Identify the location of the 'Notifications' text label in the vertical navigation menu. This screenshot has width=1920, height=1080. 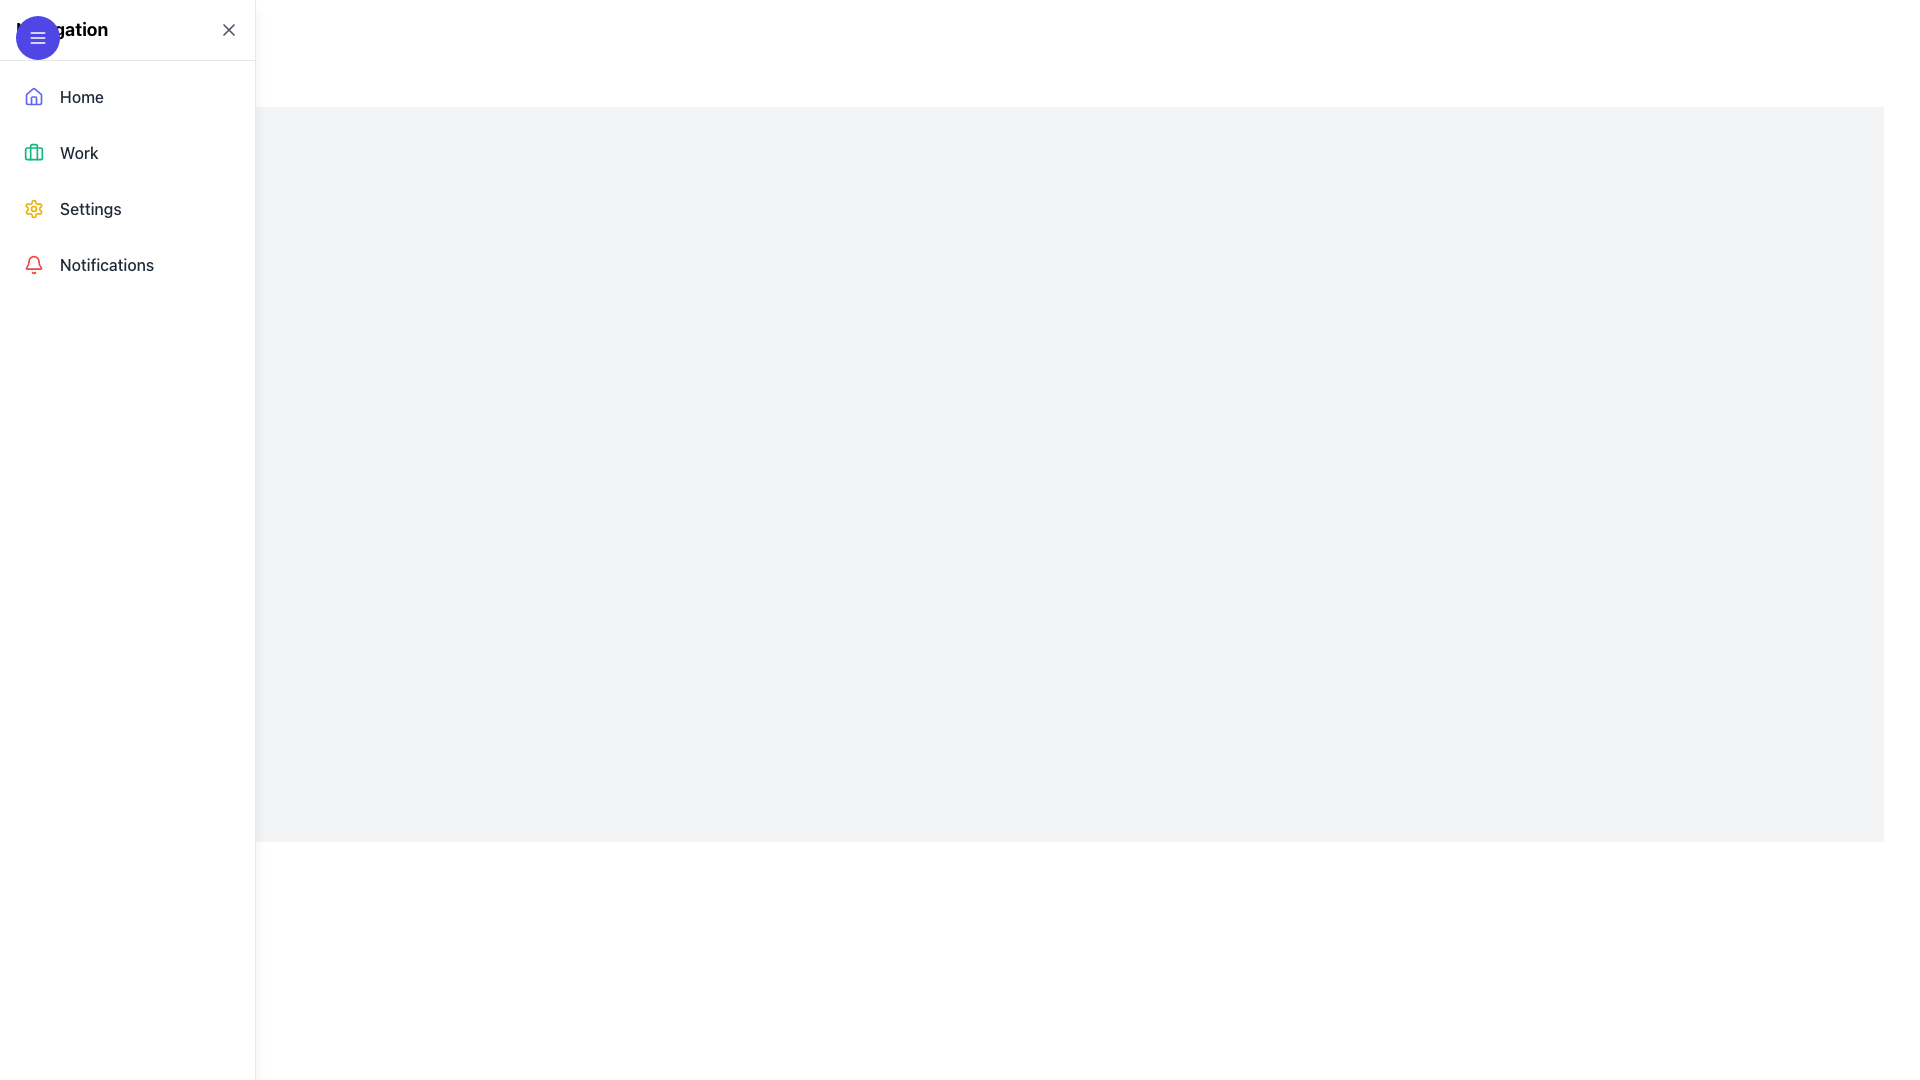
(106, 264).